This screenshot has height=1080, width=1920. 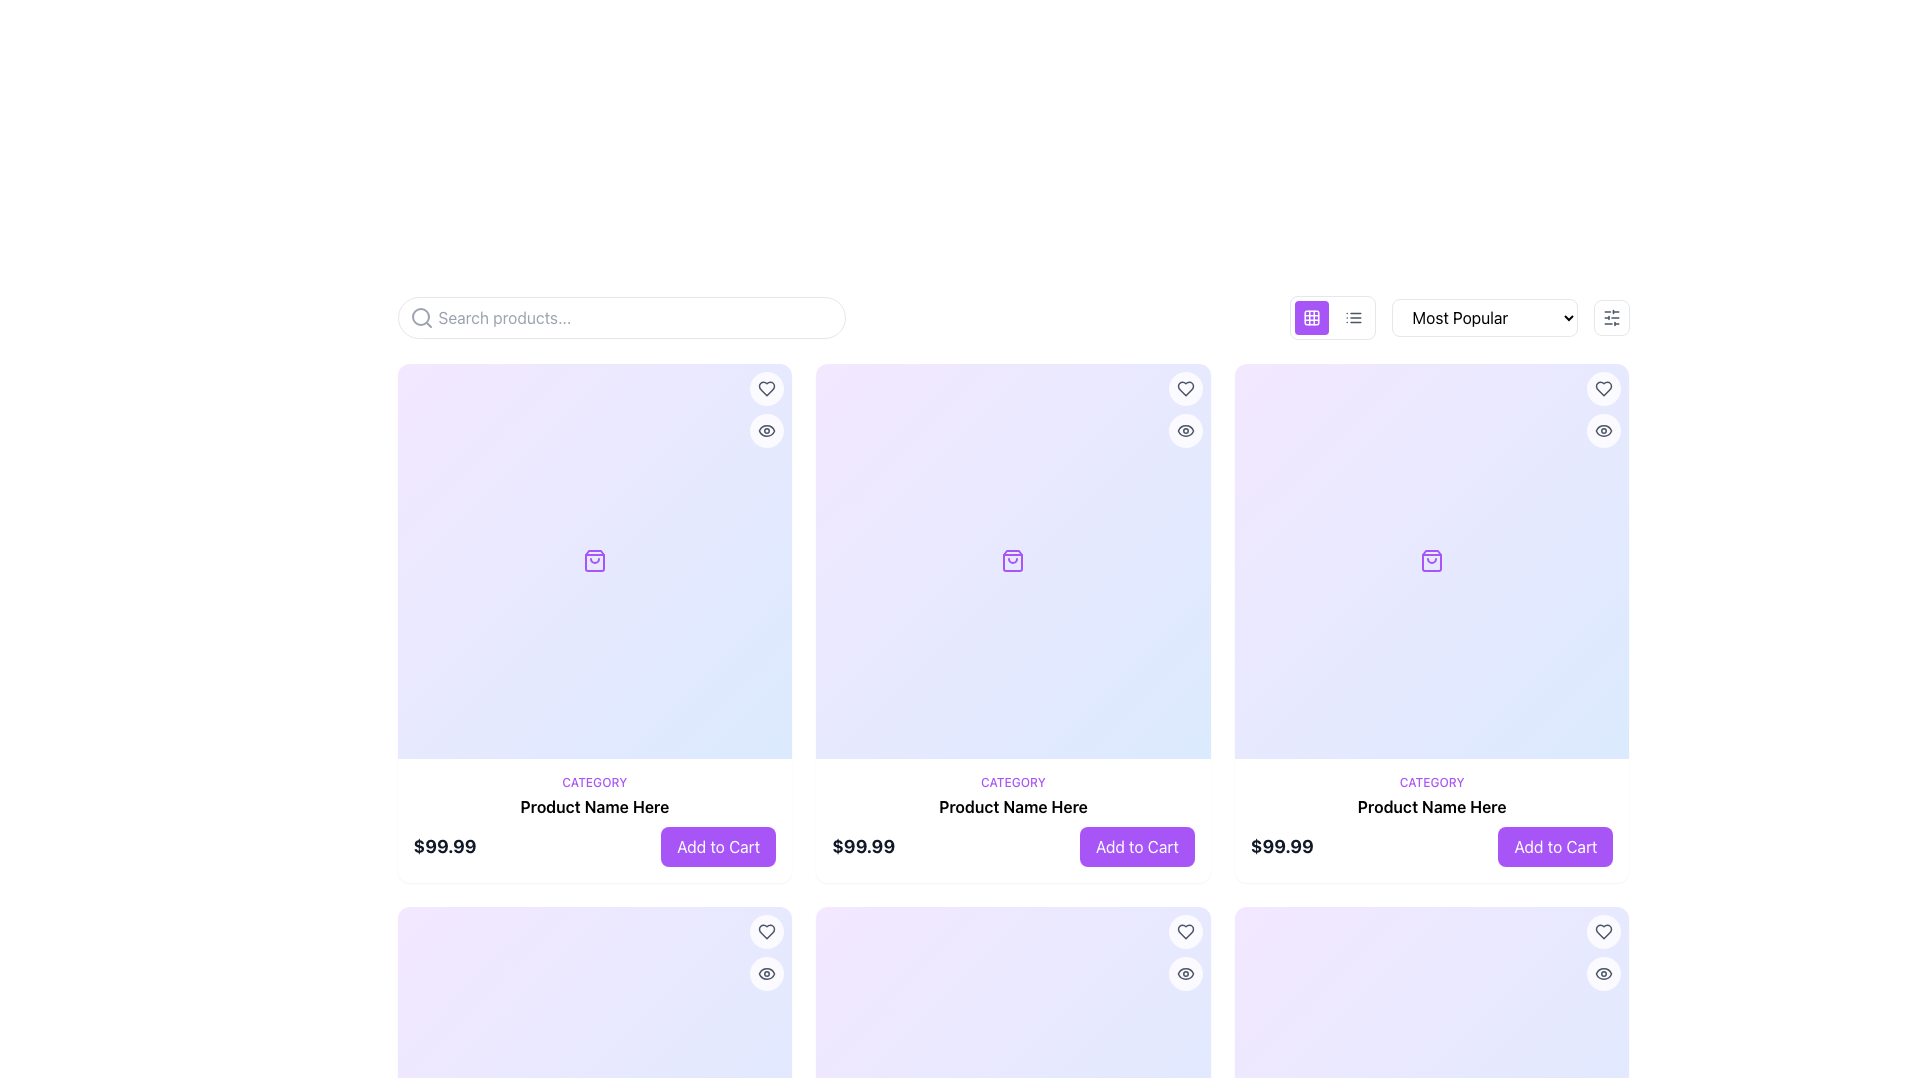 What do you see at coordinates (1185, 430) in the screenshot?
I see `the 'view' or 'preview' button located to the top-right of the product card layout, which is the second button in the vertical arrangement under the heart icon button, to change its color` at bounding box center [1185, 430].